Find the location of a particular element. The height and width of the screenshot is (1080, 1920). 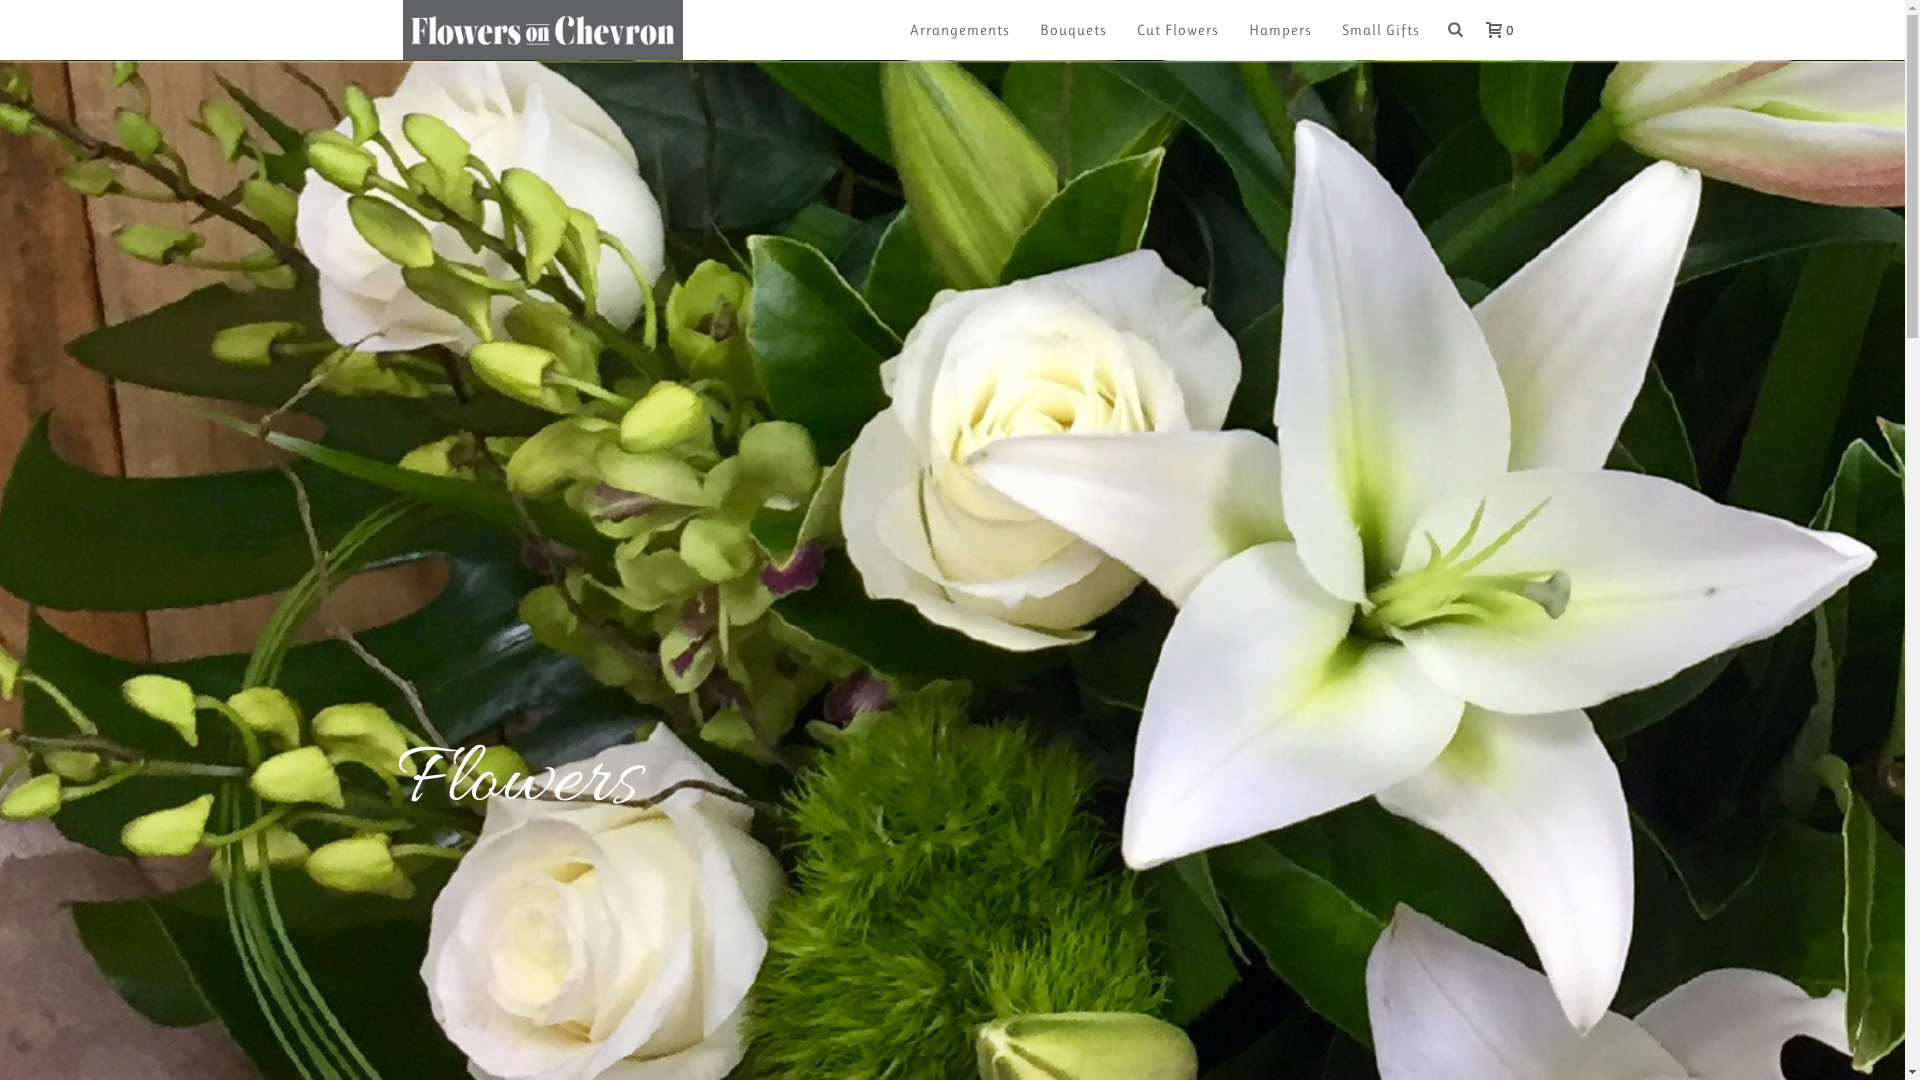

'Bouquets' is located at coordinates (1025, 30).